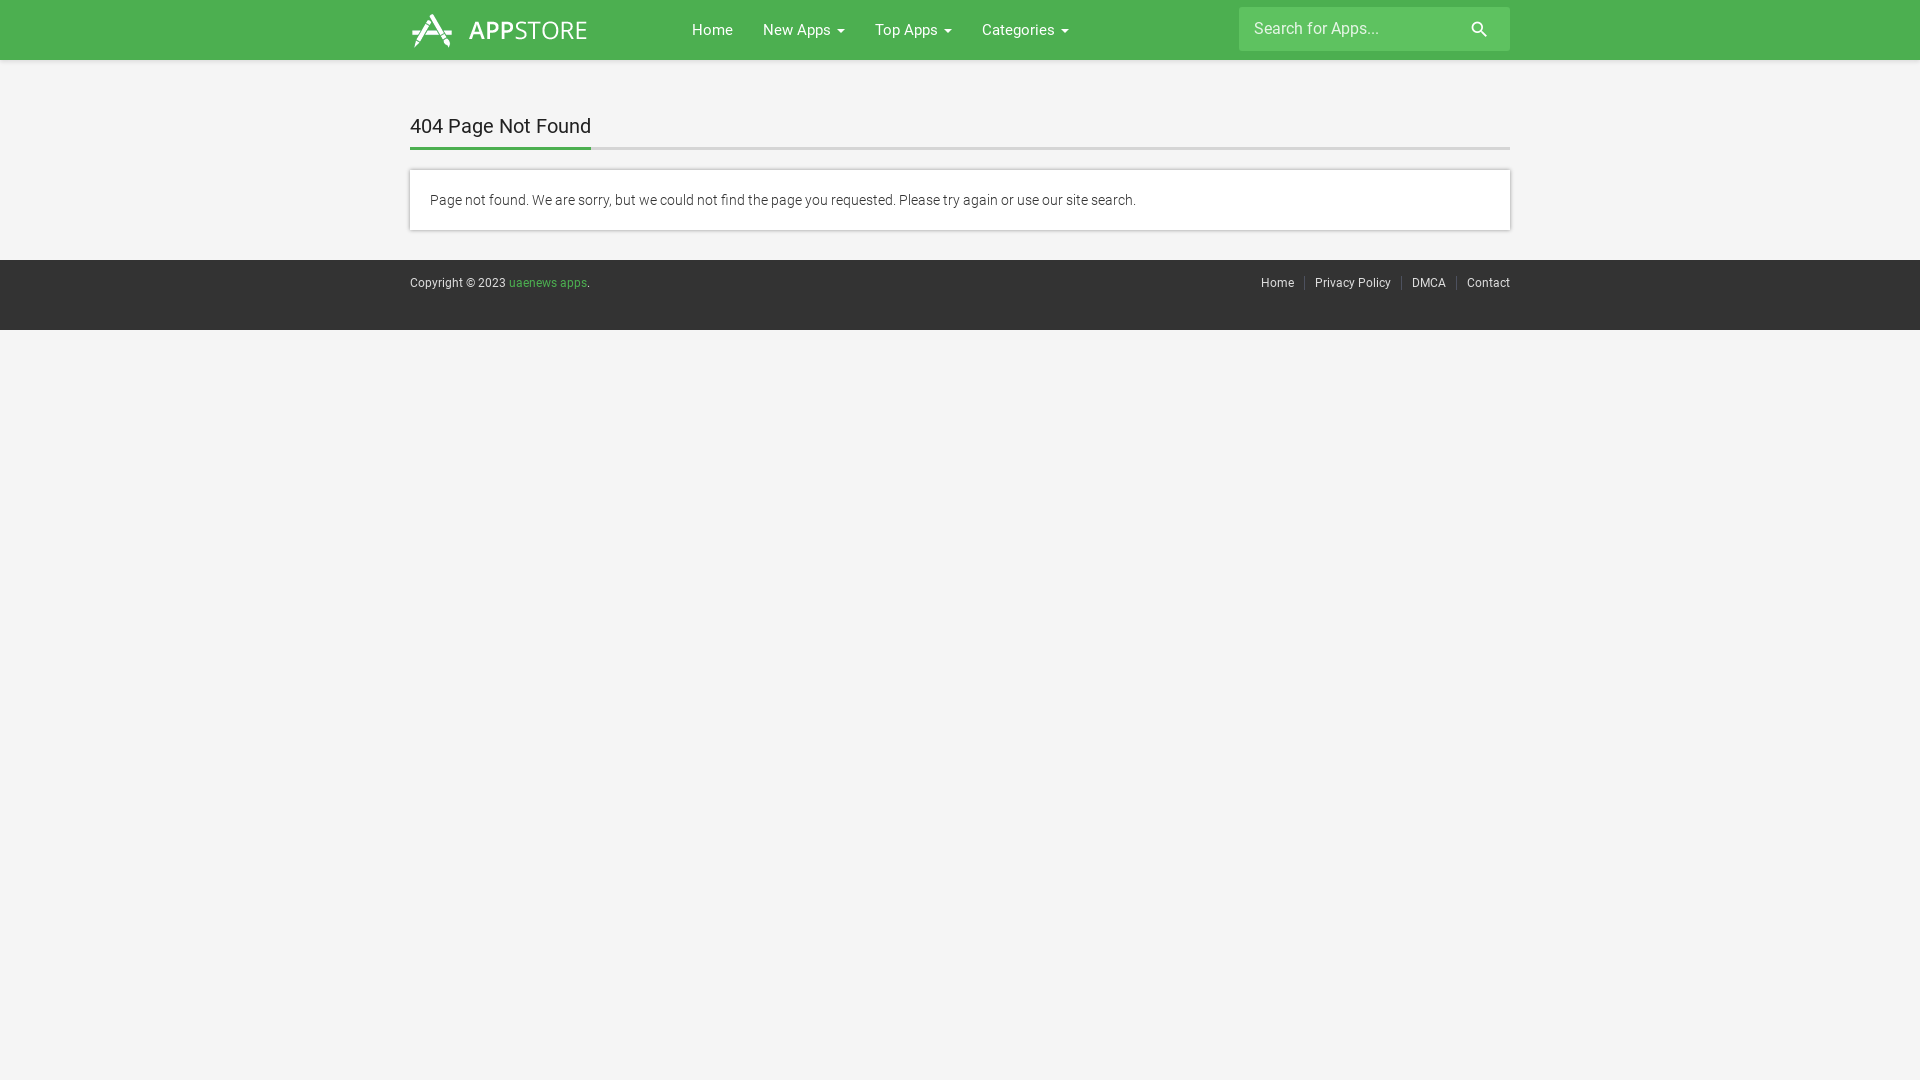 The image size is (1920, 1080). What do you see at coordinates (1353, 282) in the screenshot?
I see `'Privacy Policy'` at bounding box center [1353, 282].